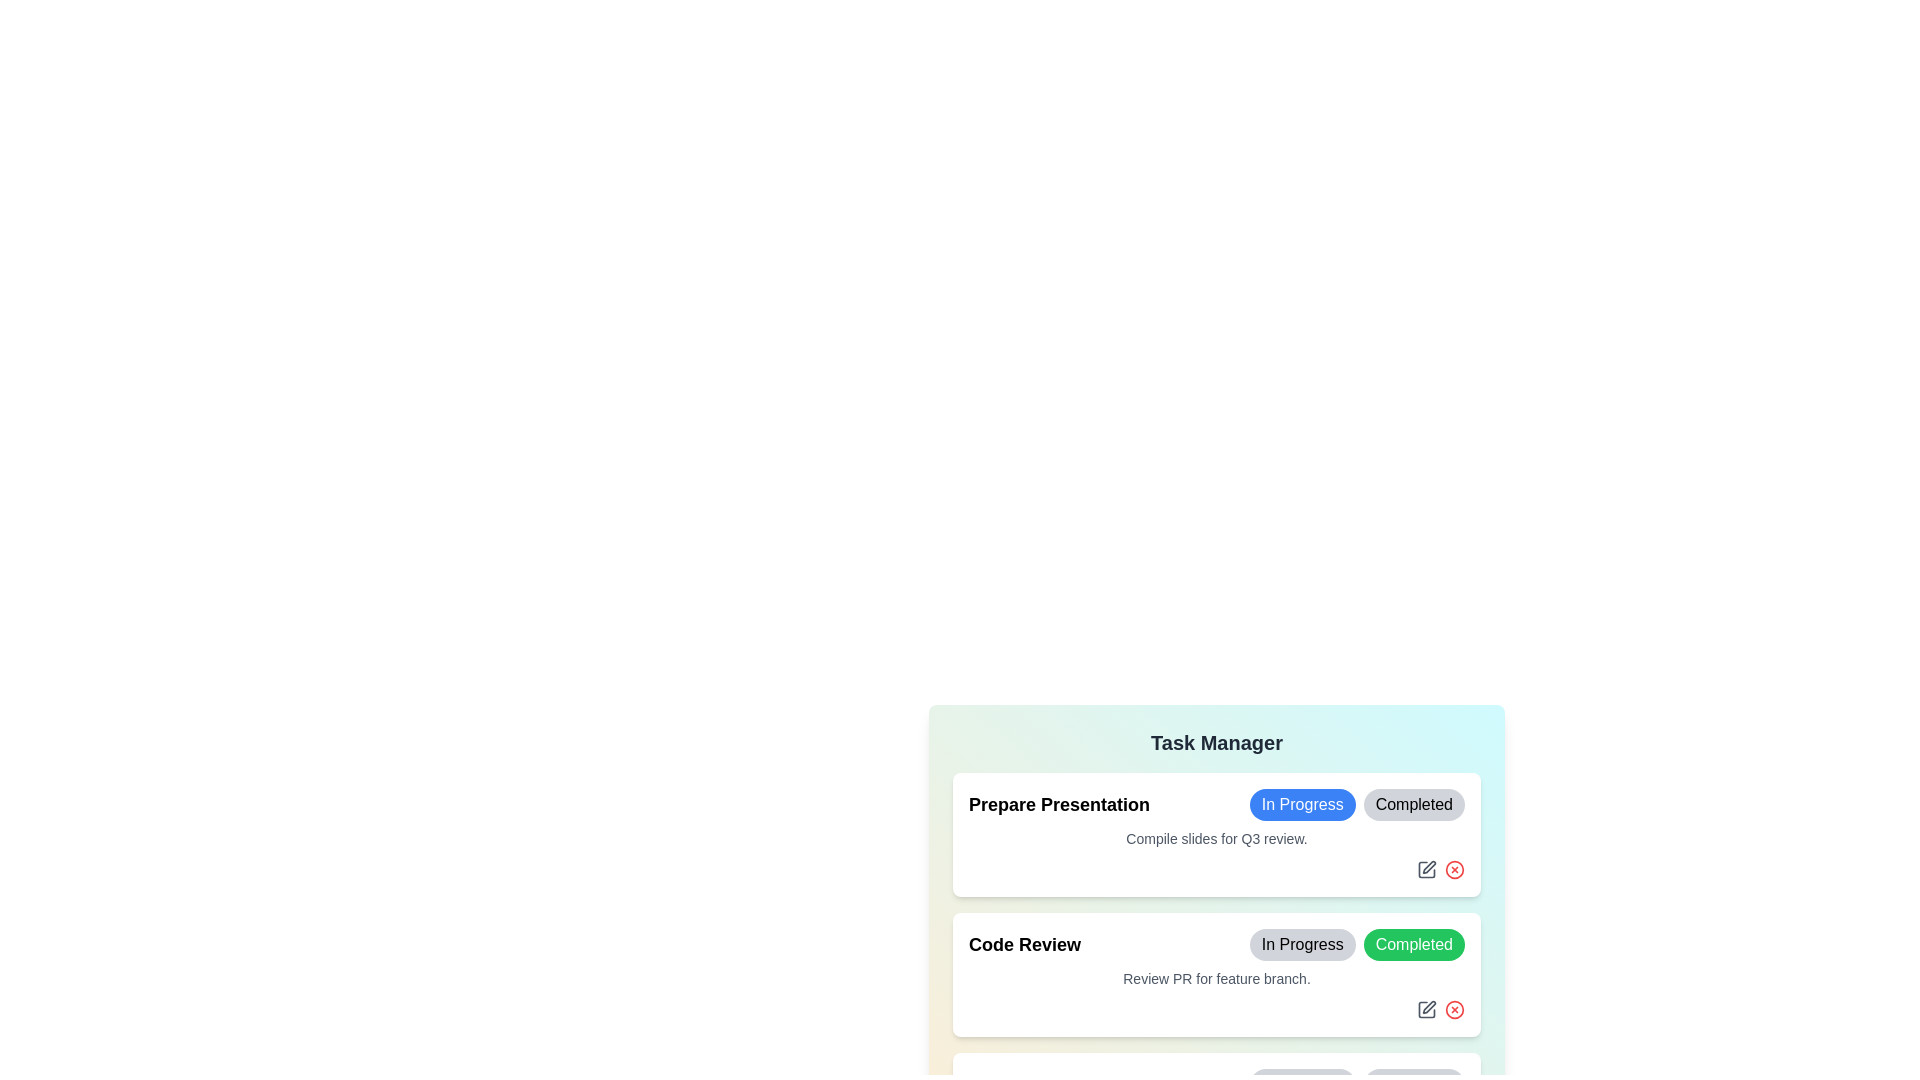 The width and height of the screenshot is (1920, 1080). Describe the element at coordinates (1425, 1009) in the screenshot. I see `the edit icon for the task titled Code Review` at that location.